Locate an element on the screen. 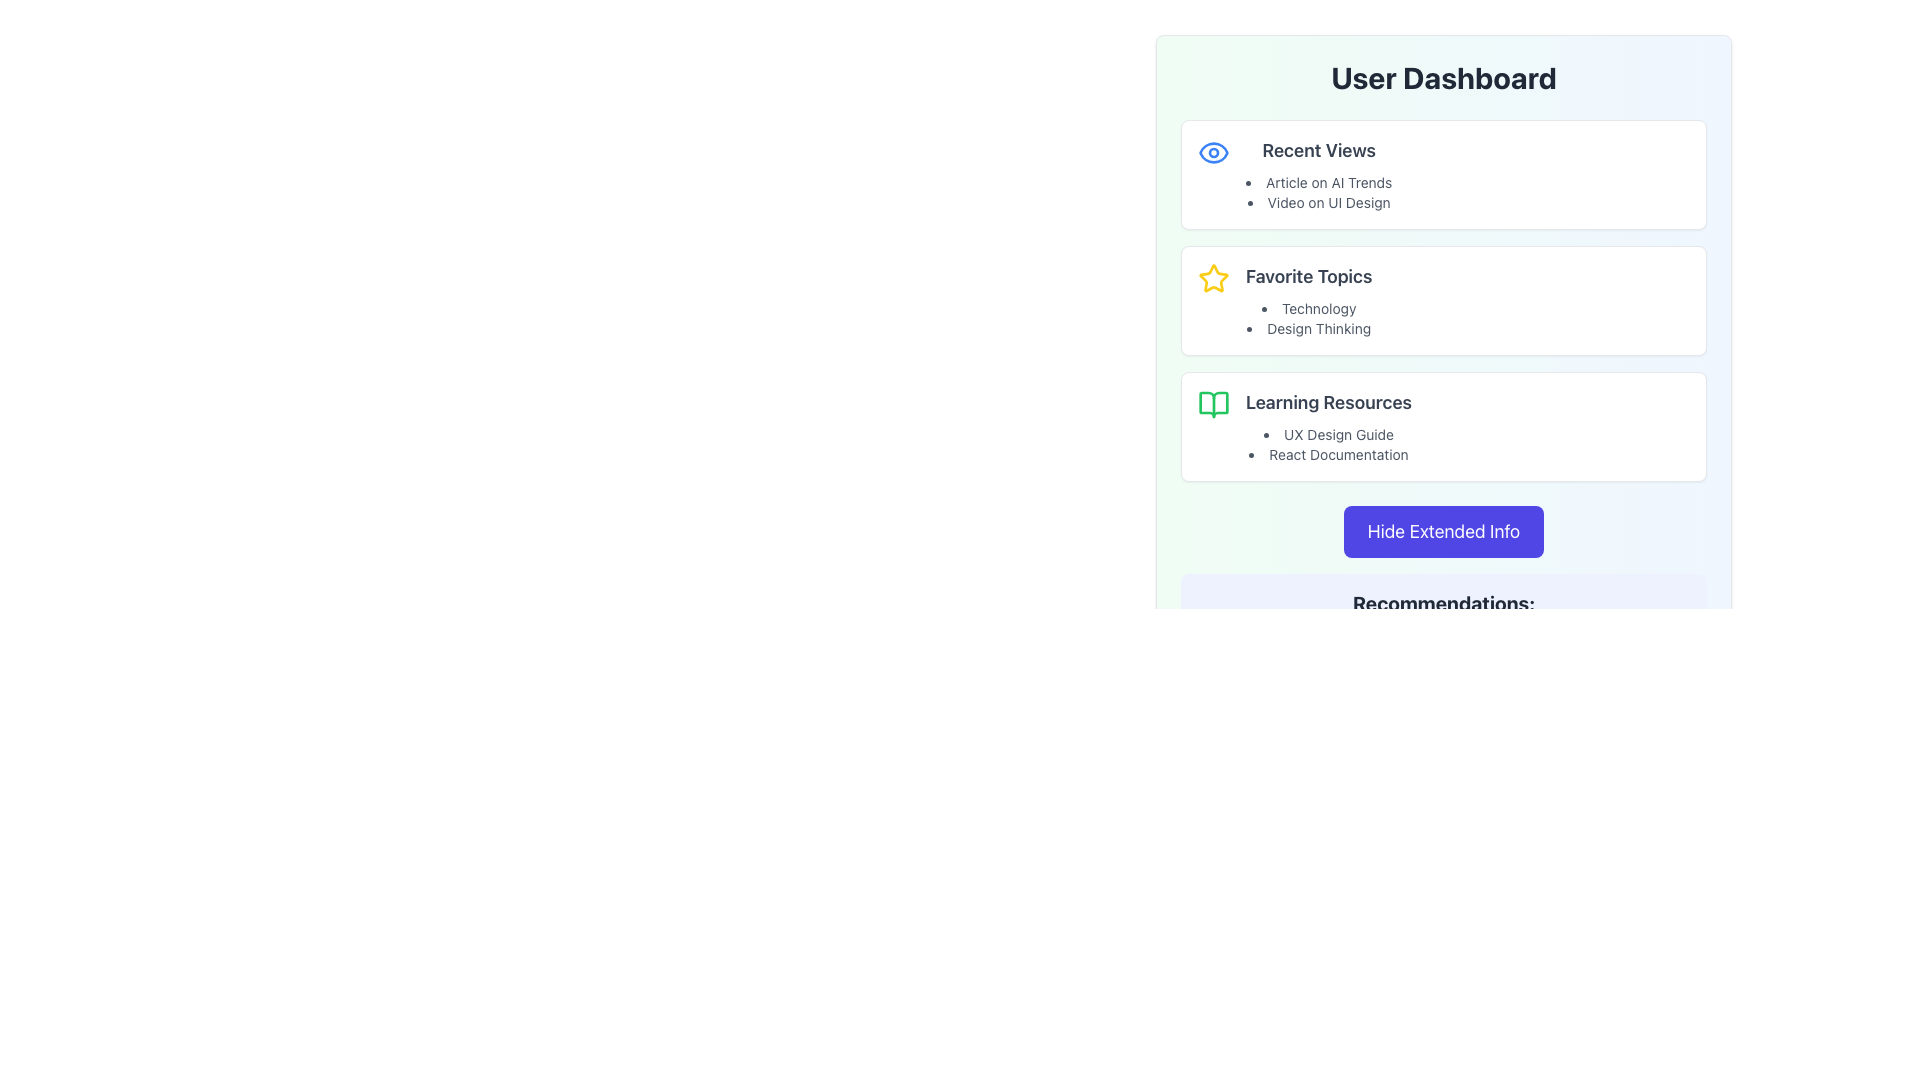 Image resolution: width=1920 pixels, height=1080 pixels. the text label that provides information about the resource titled 'UX Design Guide' is located at coordinates (1329, 434).